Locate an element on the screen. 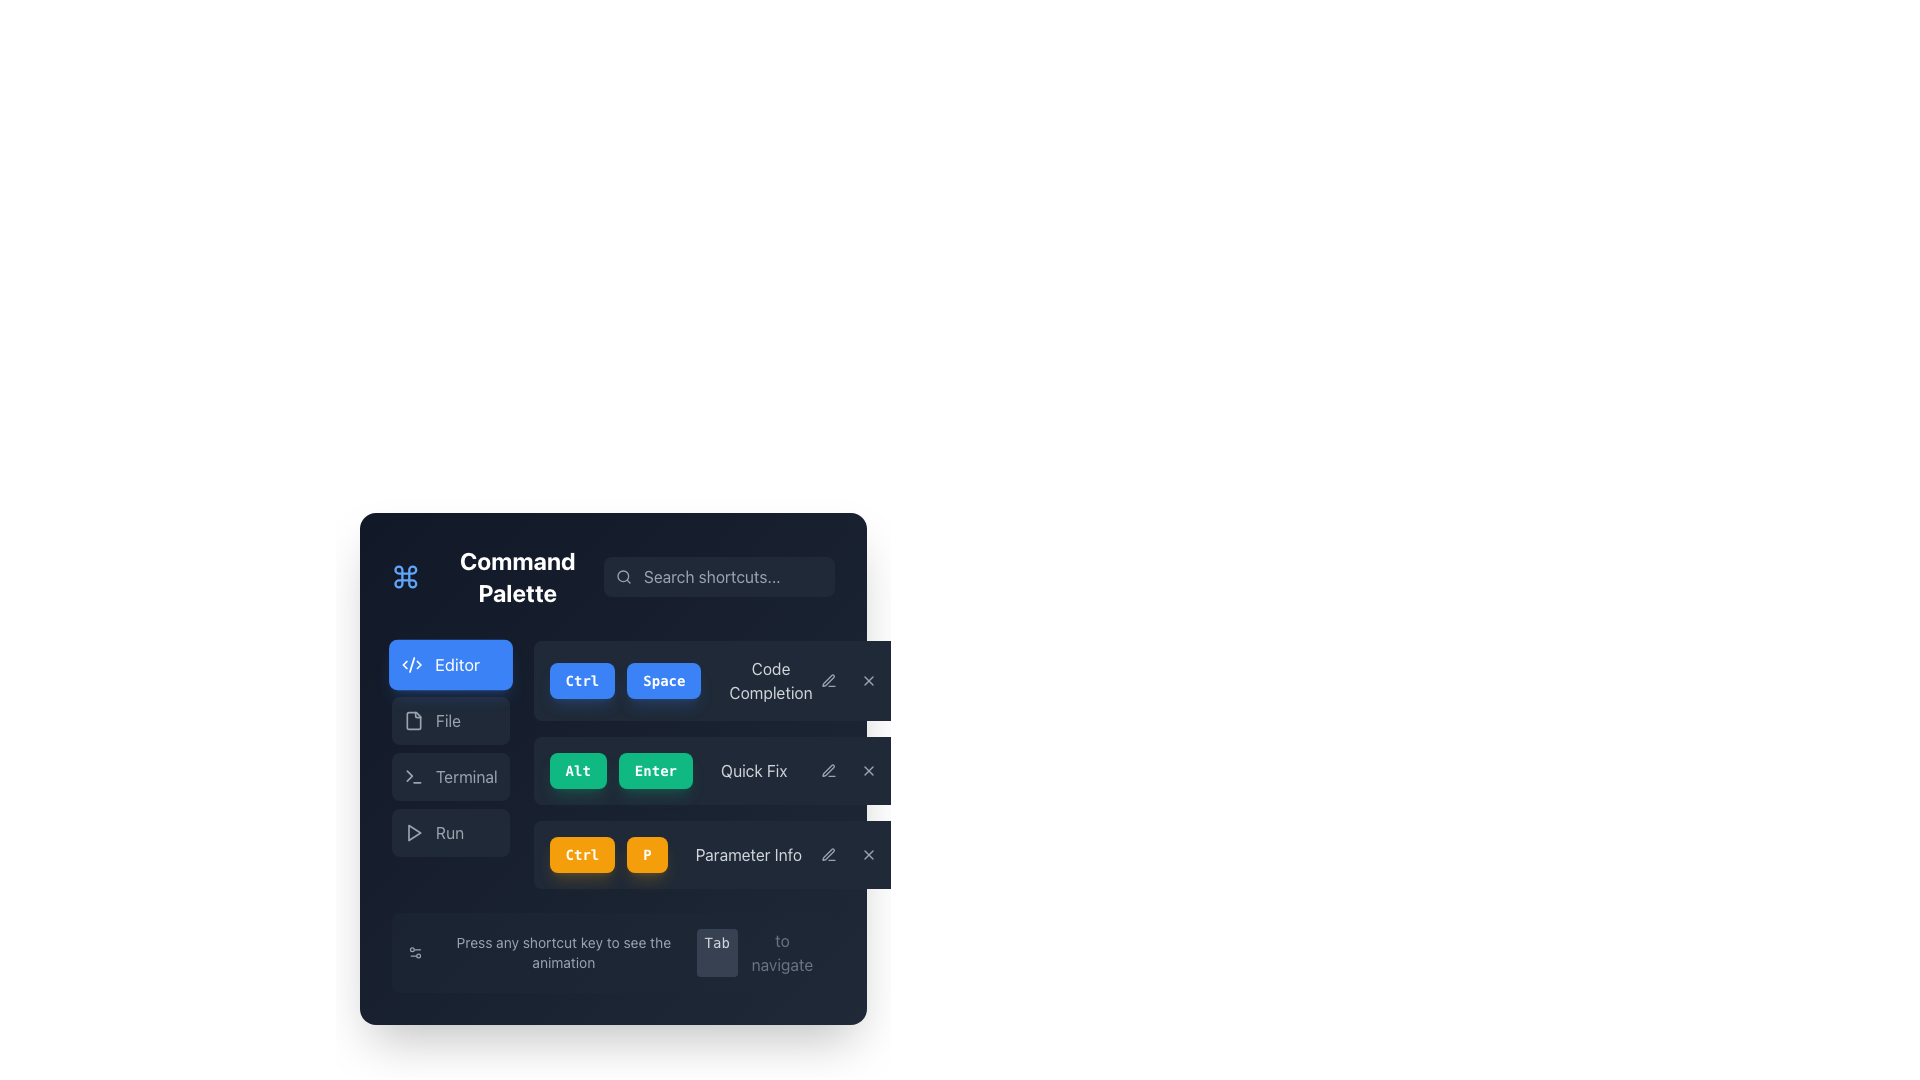 This screenshot has width=1920, height=1080. the pen icon located to the right of the 'Code Completion' text in the Command Palette interface is located at coordinates (828, 680).